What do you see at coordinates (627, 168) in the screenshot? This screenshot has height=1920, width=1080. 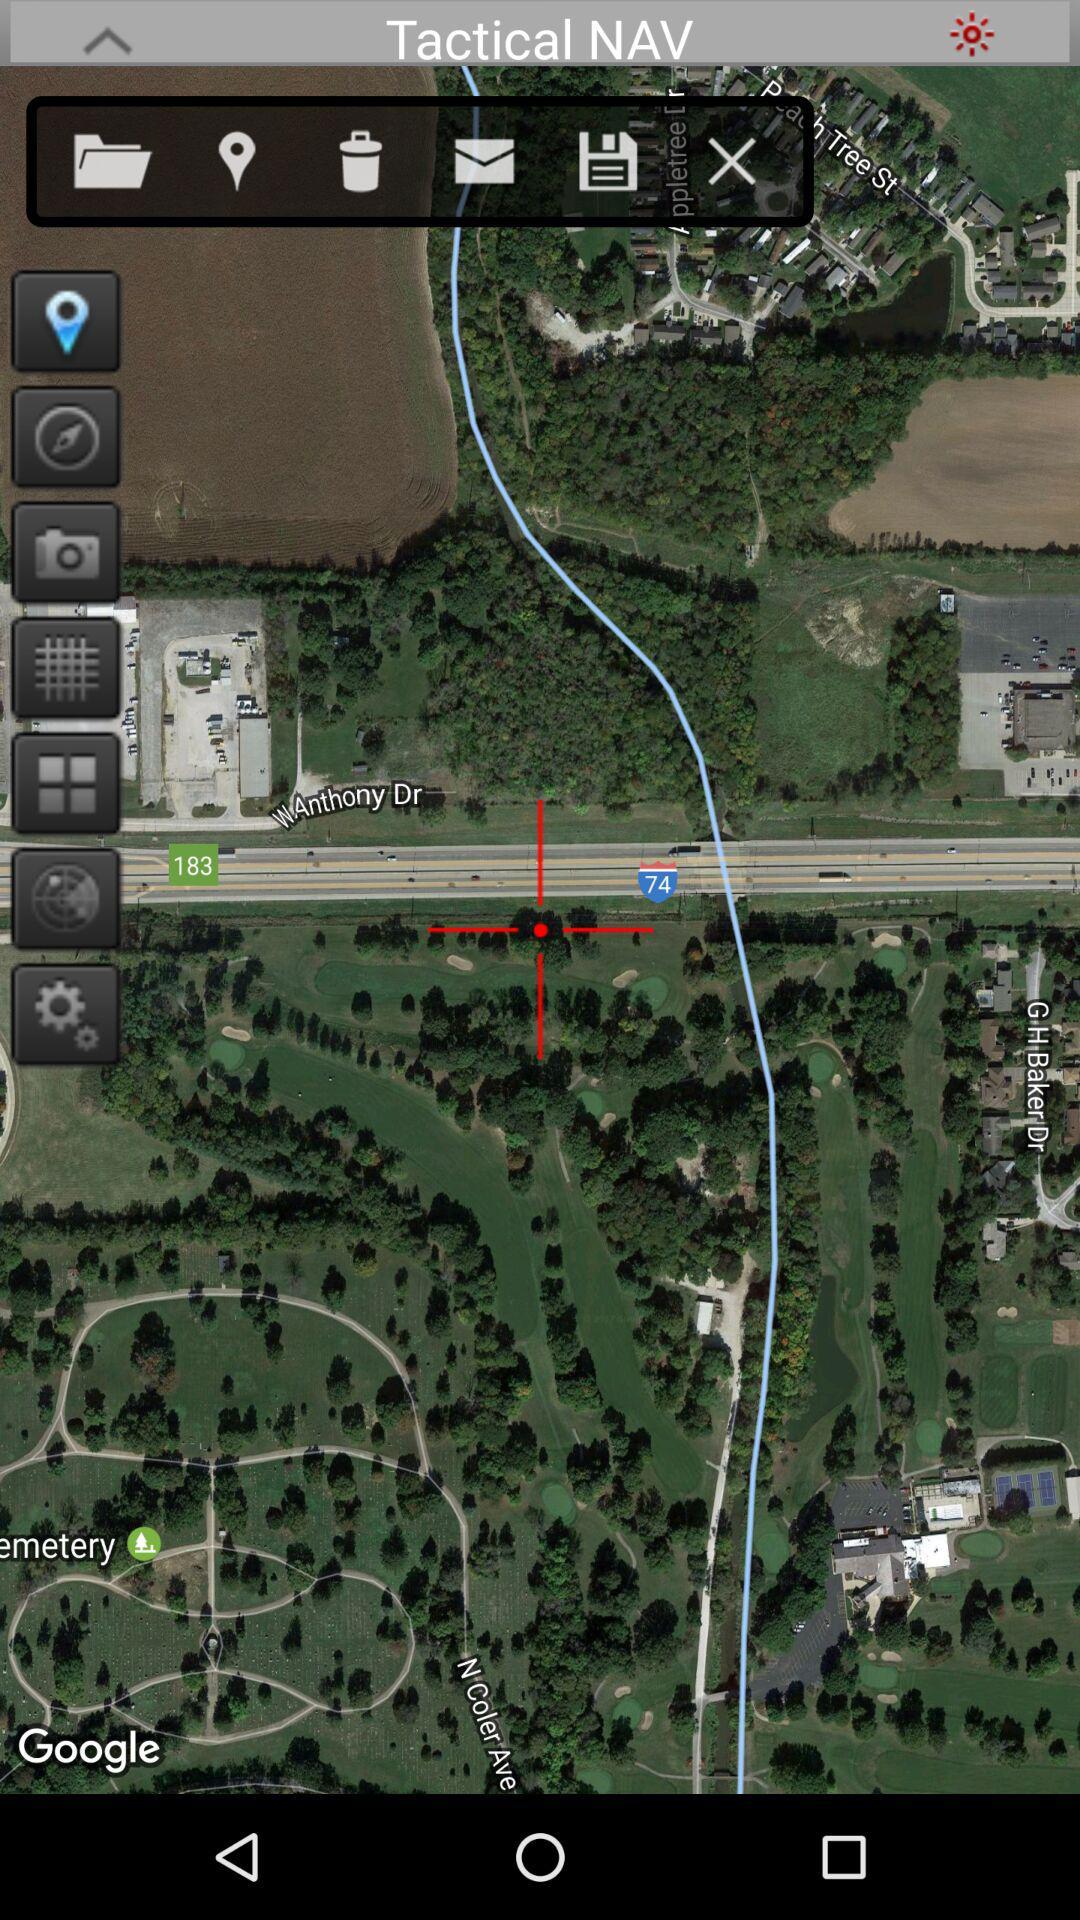 I see `the save icon` at bounding box center [627, 168].